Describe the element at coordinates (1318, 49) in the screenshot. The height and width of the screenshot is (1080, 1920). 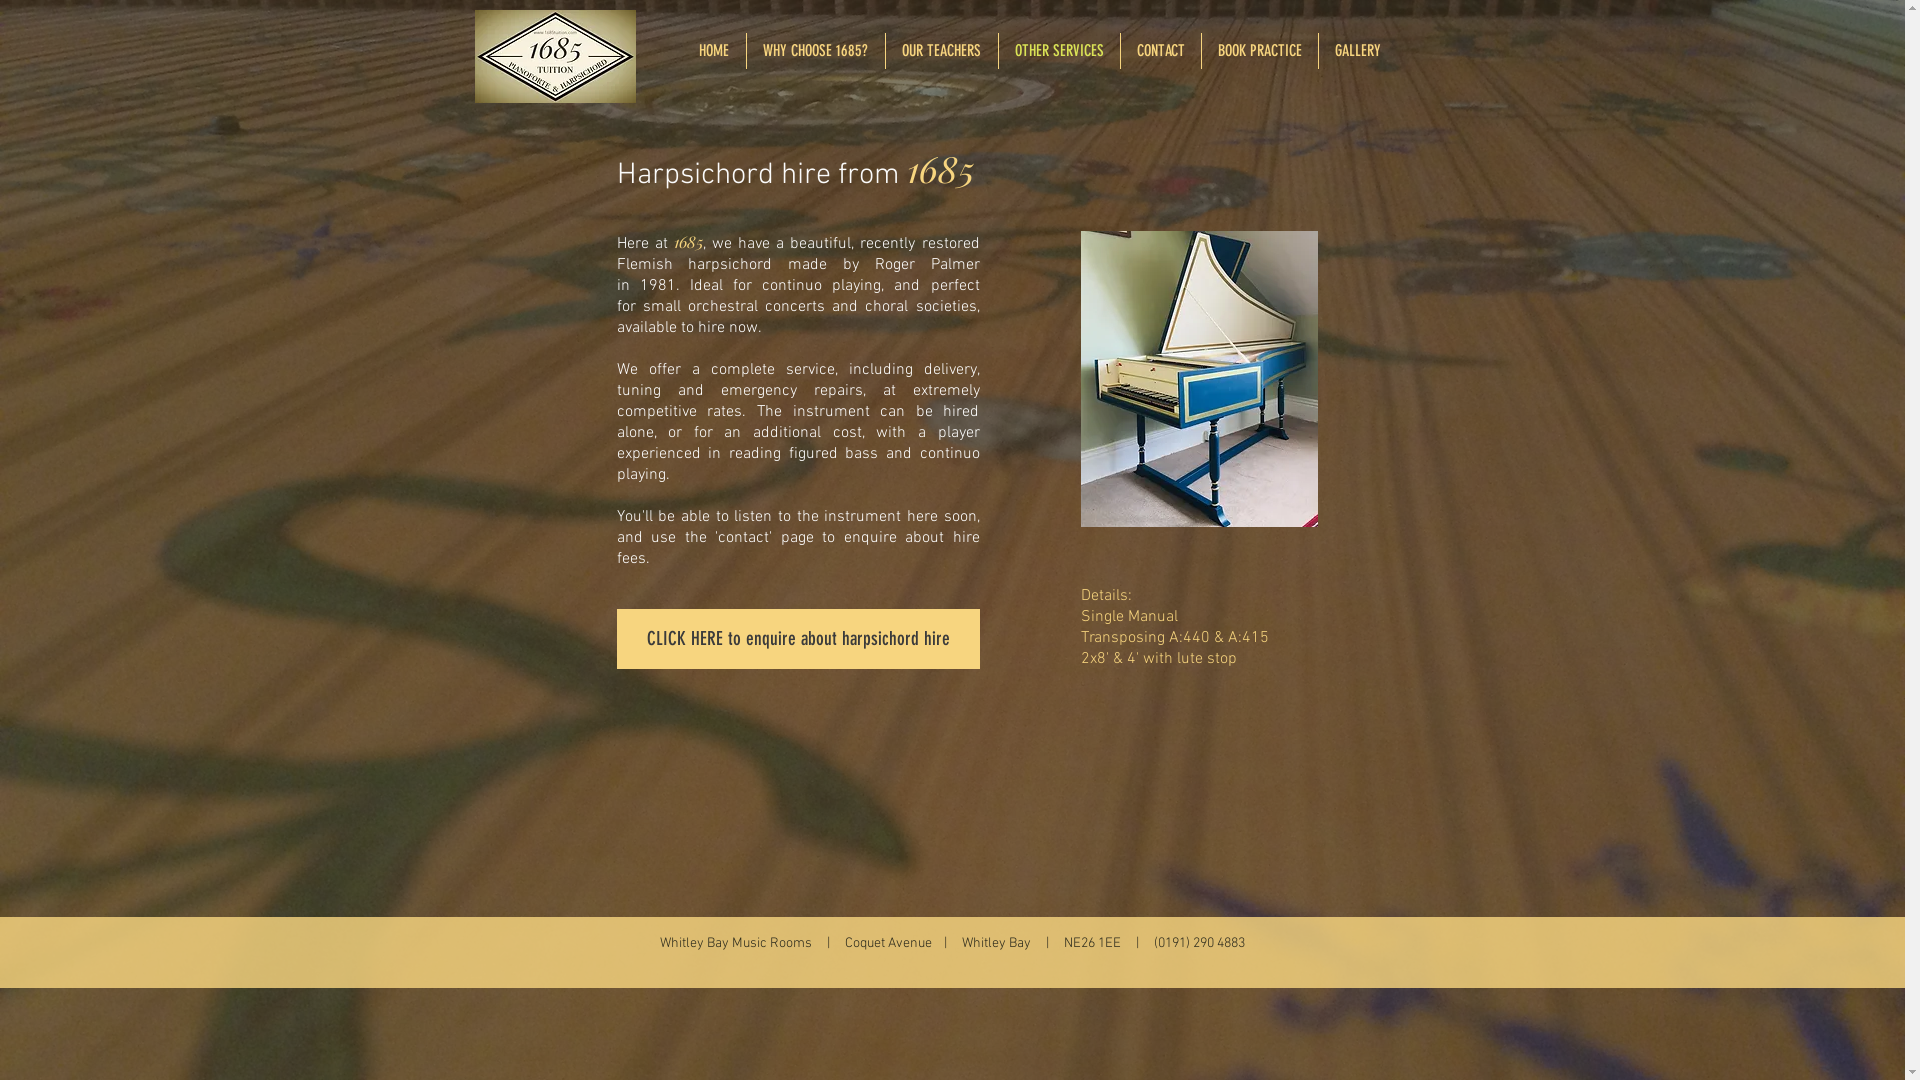
I see `'GALLERY'` at that location.